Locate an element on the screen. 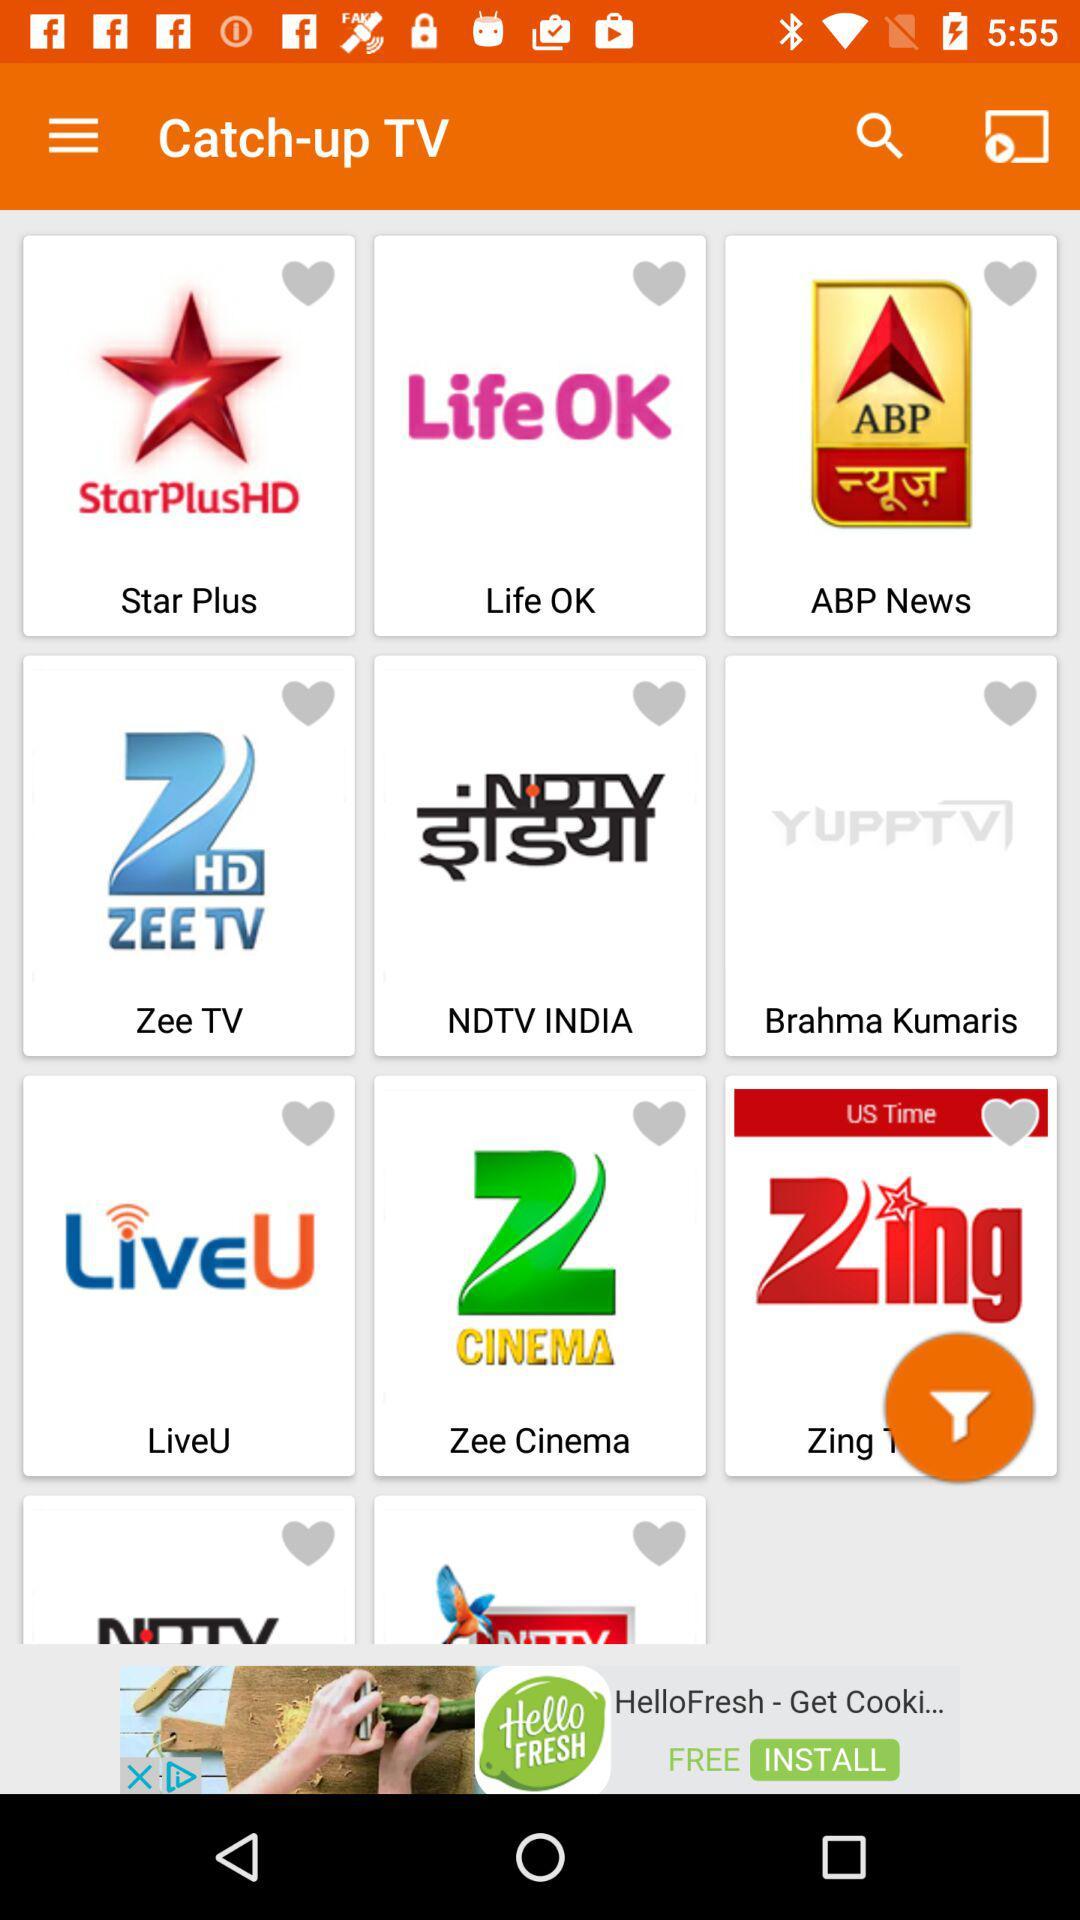 The width and height of the screenshot is (1080, 1920). this zing button is located at coordinates (958, 1406).